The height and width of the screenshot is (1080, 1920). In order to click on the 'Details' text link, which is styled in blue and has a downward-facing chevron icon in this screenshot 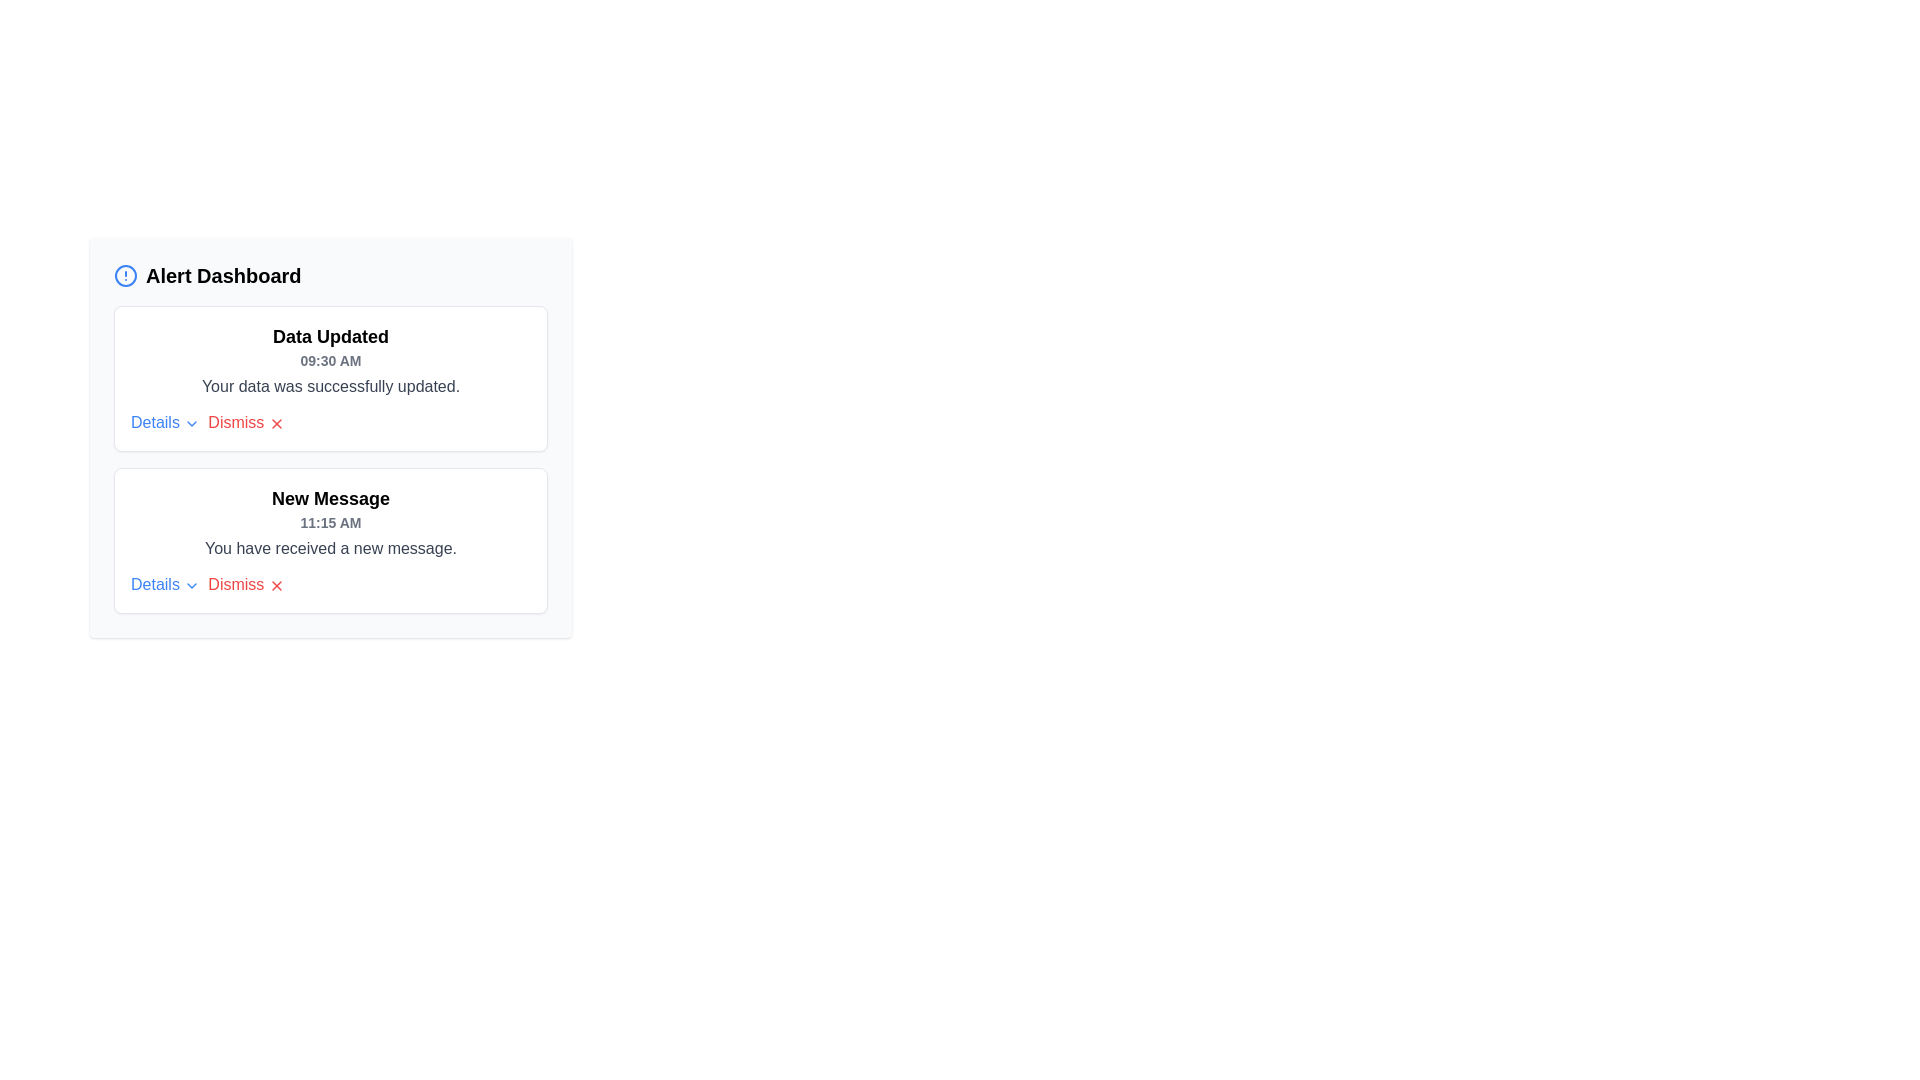, I will do `click(165, 585)`.